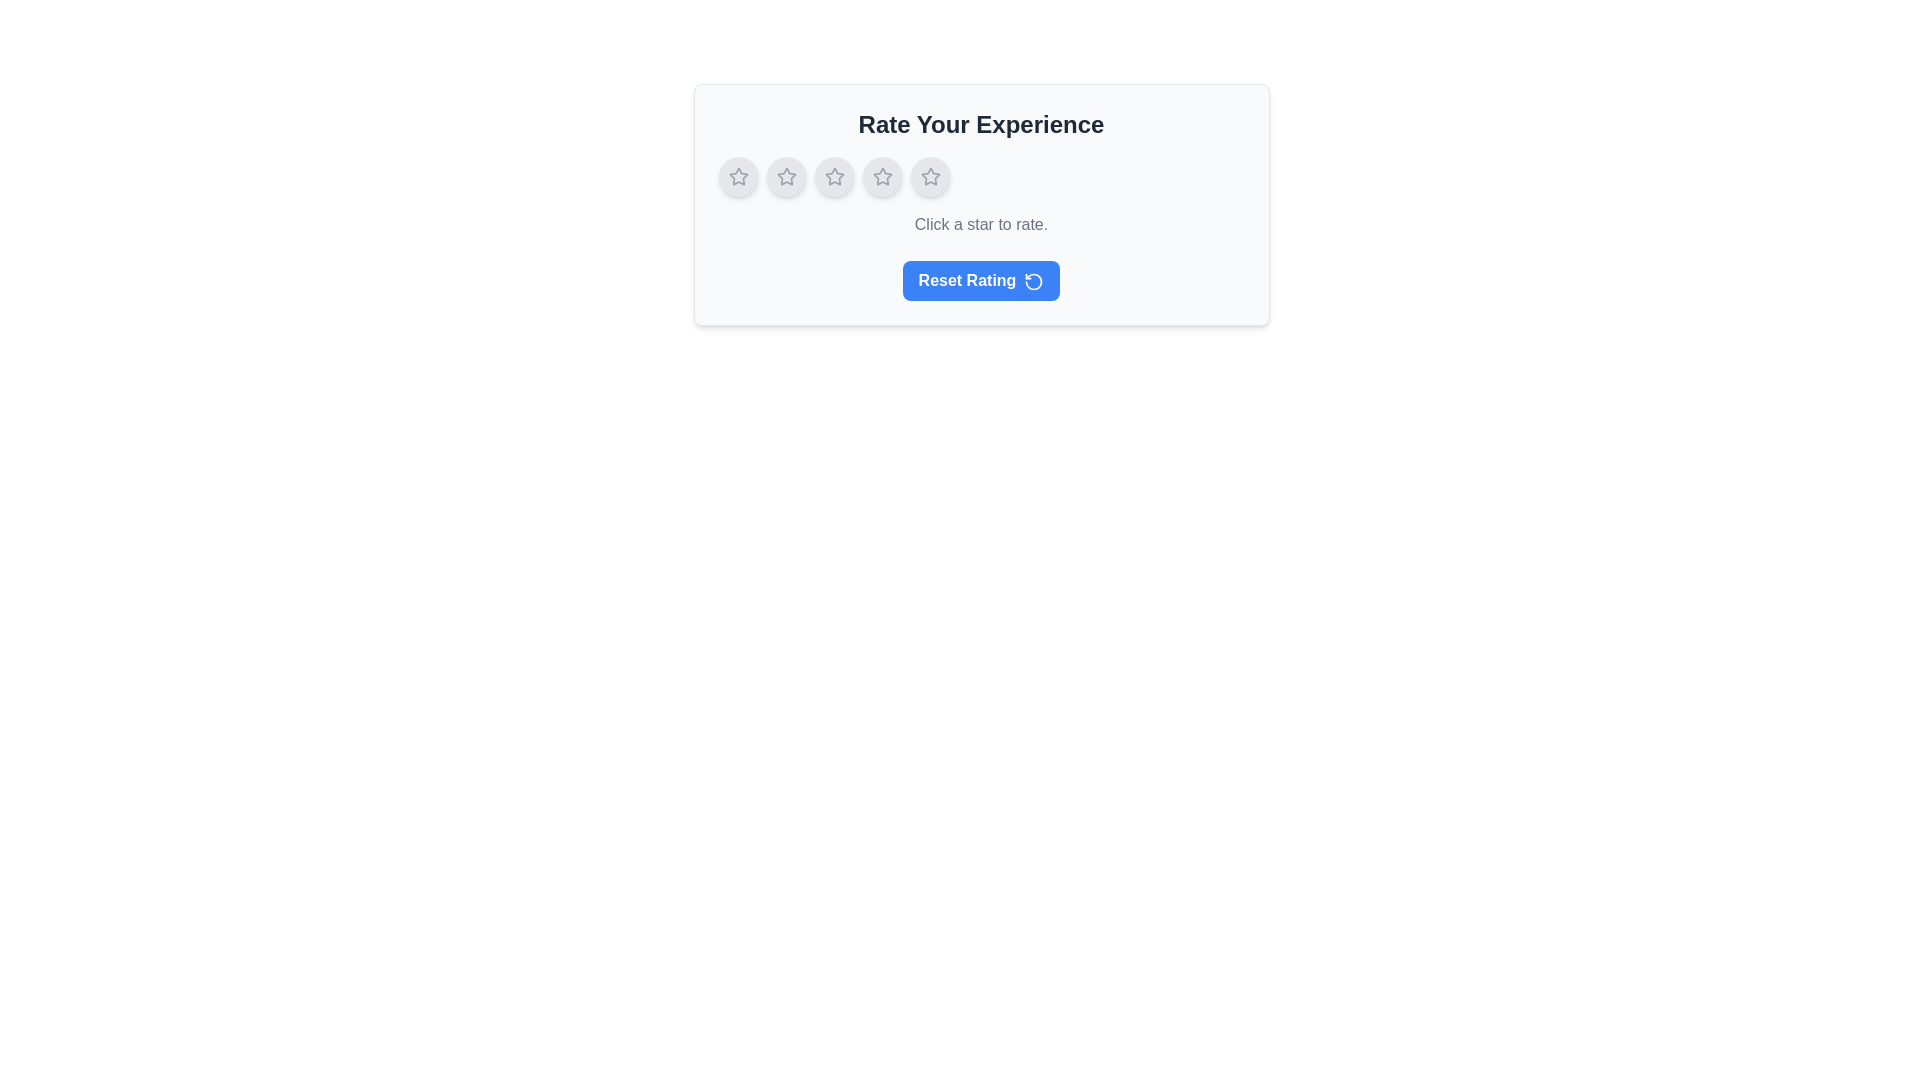 The width and height of the screenshot is (1920, 1080). What do you see at coordinates (929, 176) in the screenshot?
I see `the fifth interactive star icon in the horizontal row for keyboard navigation` at bounding box center [929, 176].